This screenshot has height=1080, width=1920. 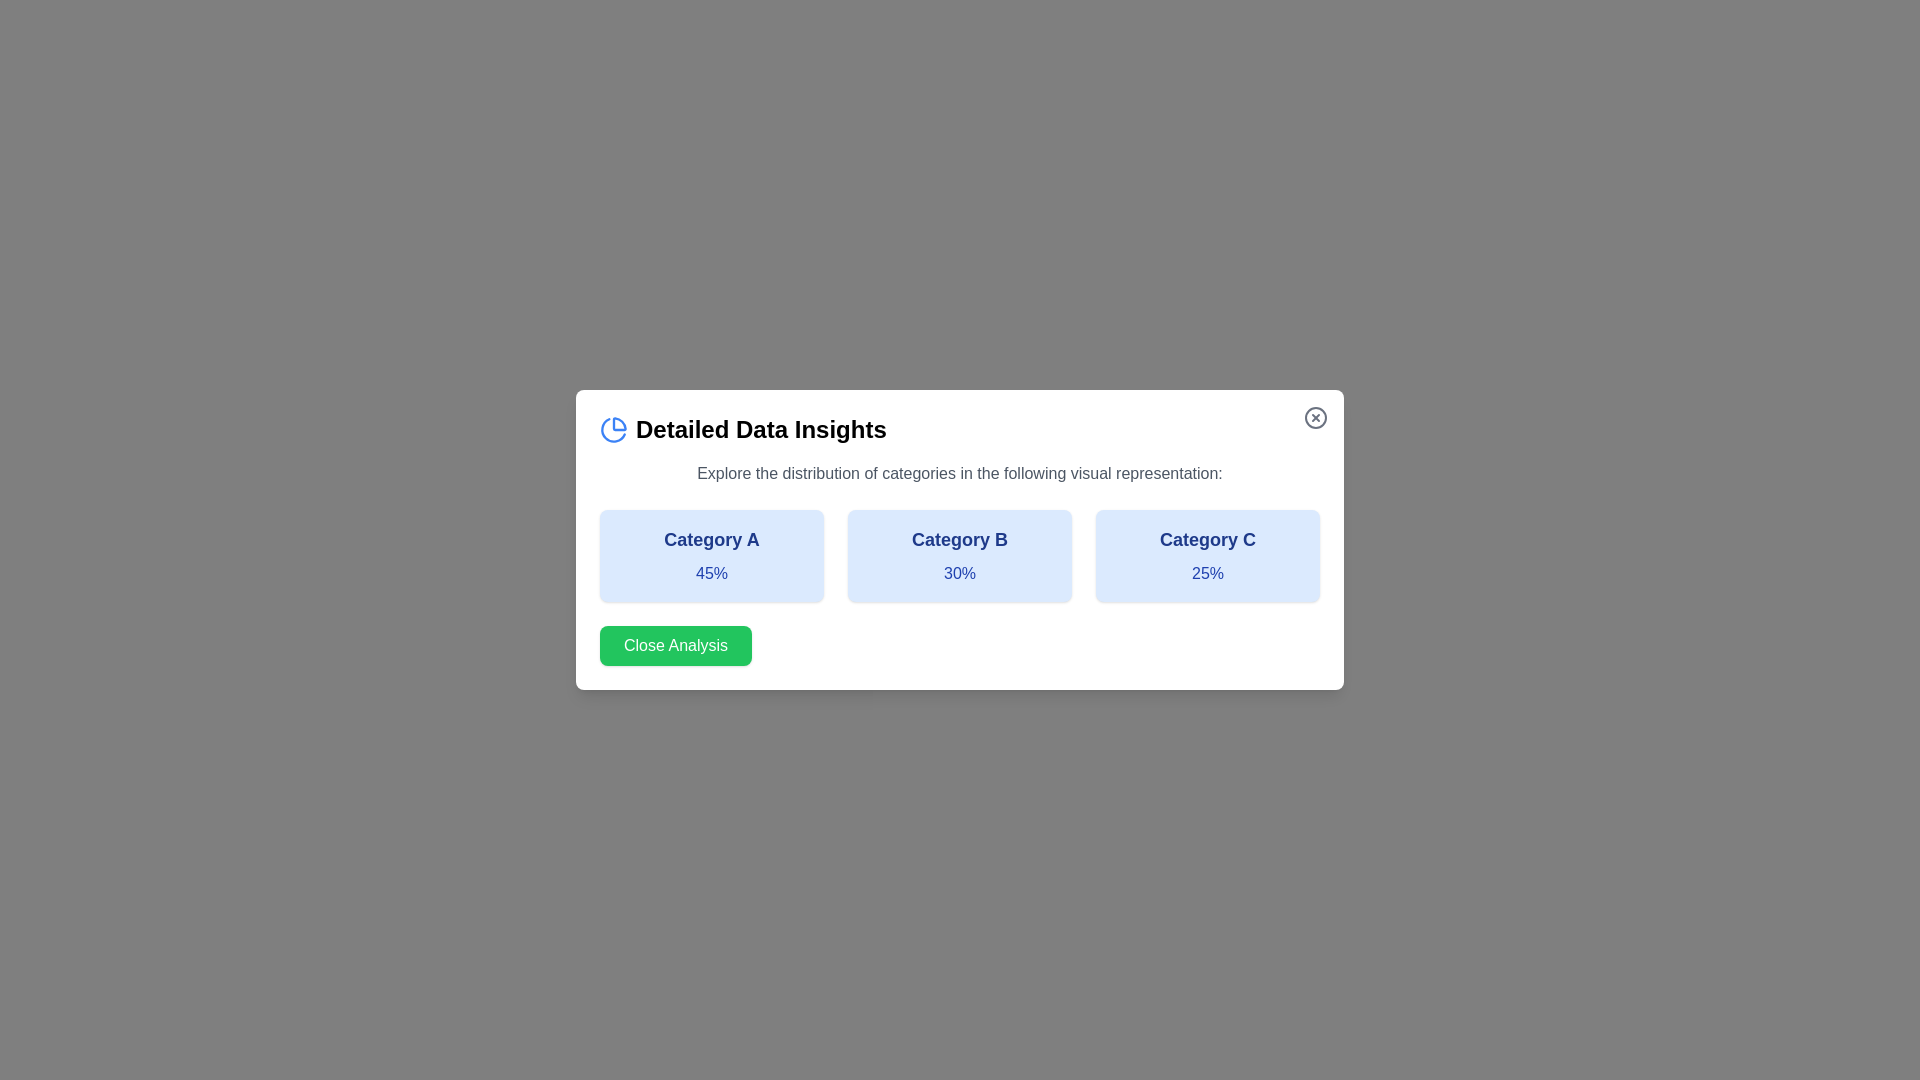 What do you see at coordinates (1315, 416) in the screenshot?
I see `the graphical representation of the close button located at the top-right corner of the dialog box, which is part of an SVG structure` at bounding box center [1315, 416].